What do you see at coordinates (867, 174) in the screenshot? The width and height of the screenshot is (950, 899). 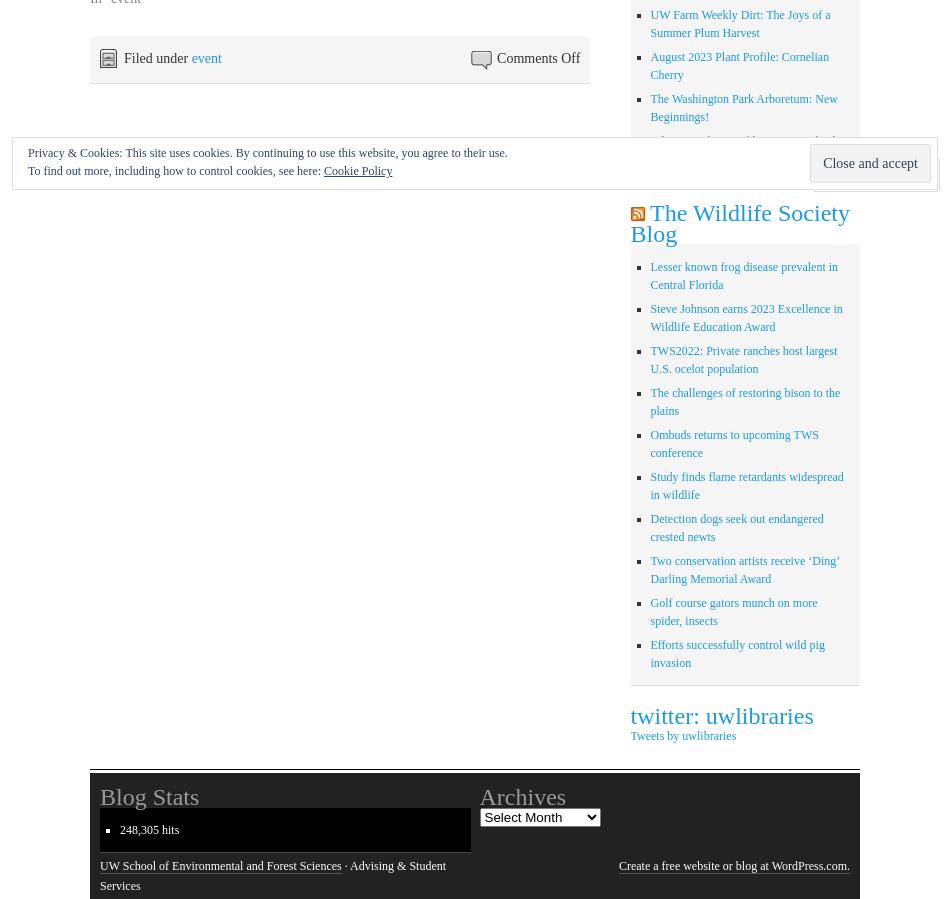 I see `'Follow'` at bounding box center [867, 174].